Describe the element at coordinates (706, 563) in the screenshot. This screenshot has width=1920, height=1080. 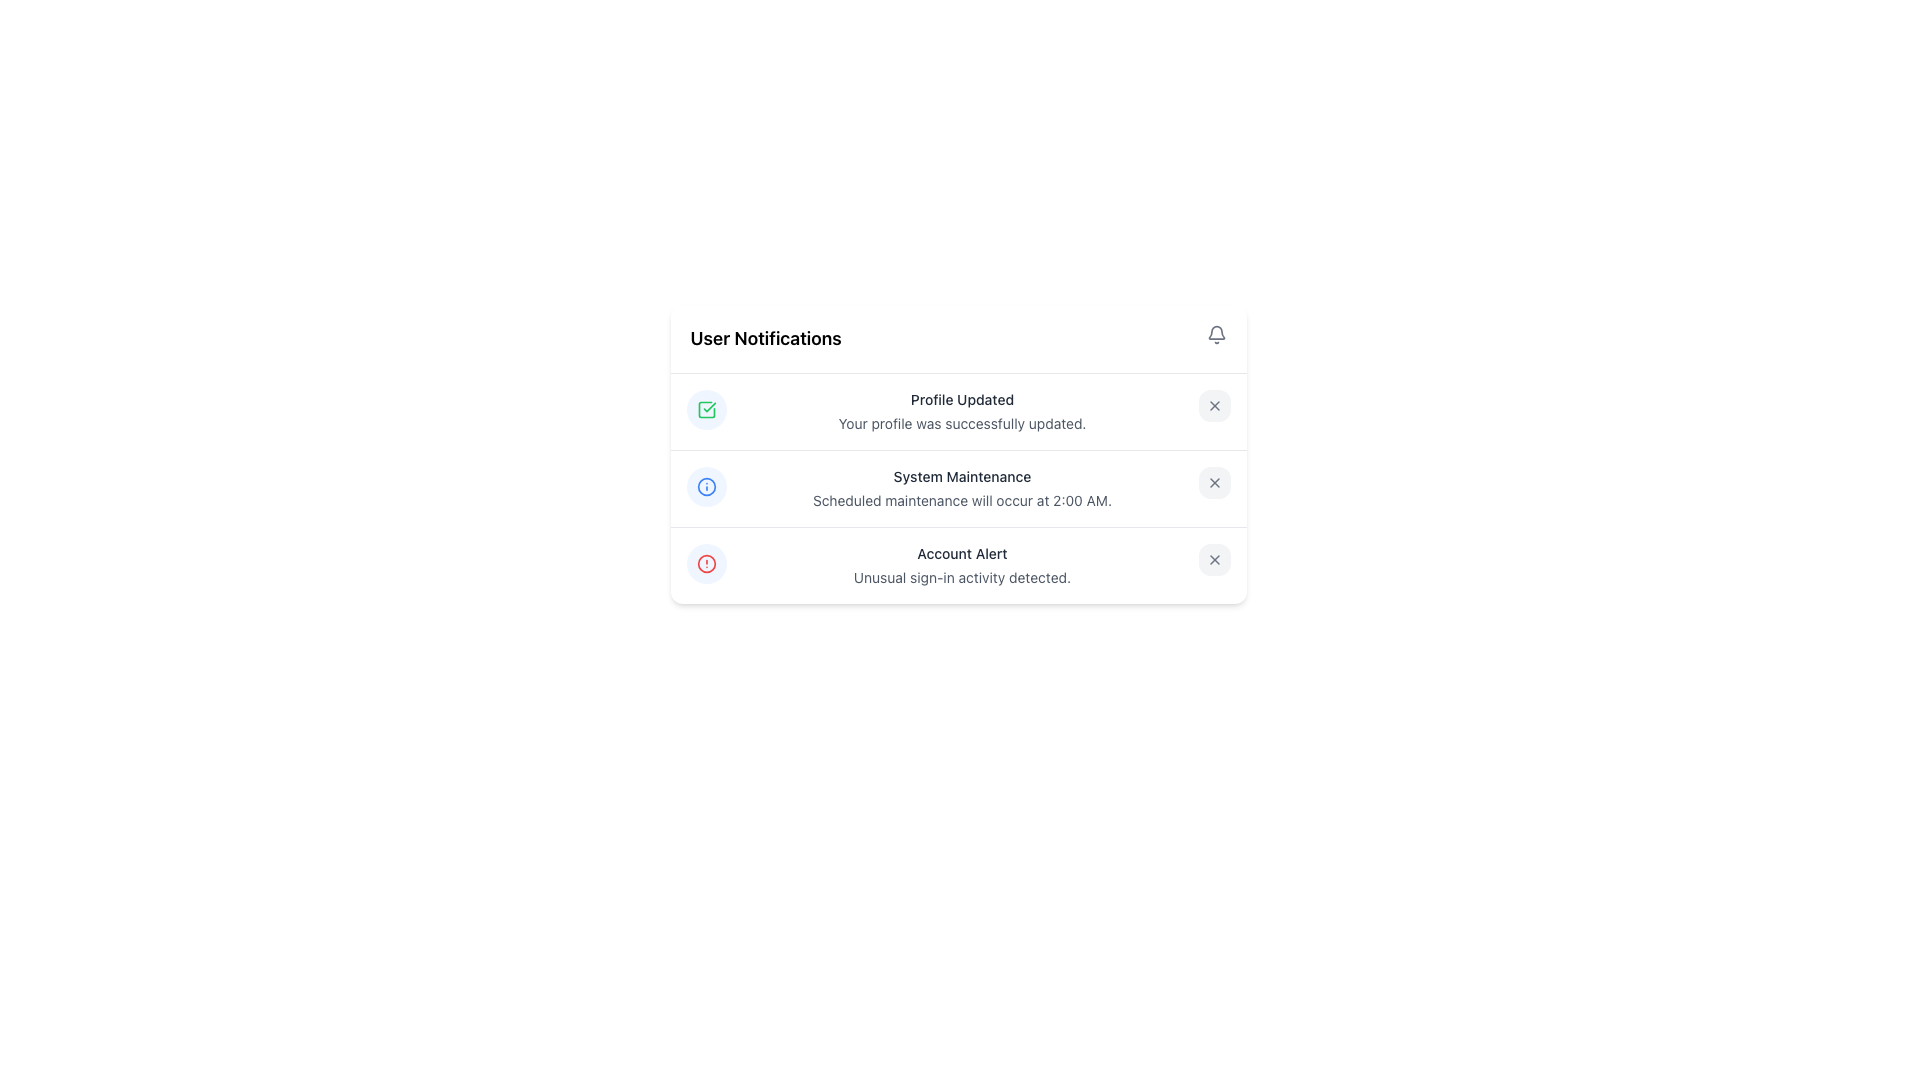
I see `the circular alert icon with a thin red border, located centrally within the 'Account Alert' notification in the User Notifications section` at that location.